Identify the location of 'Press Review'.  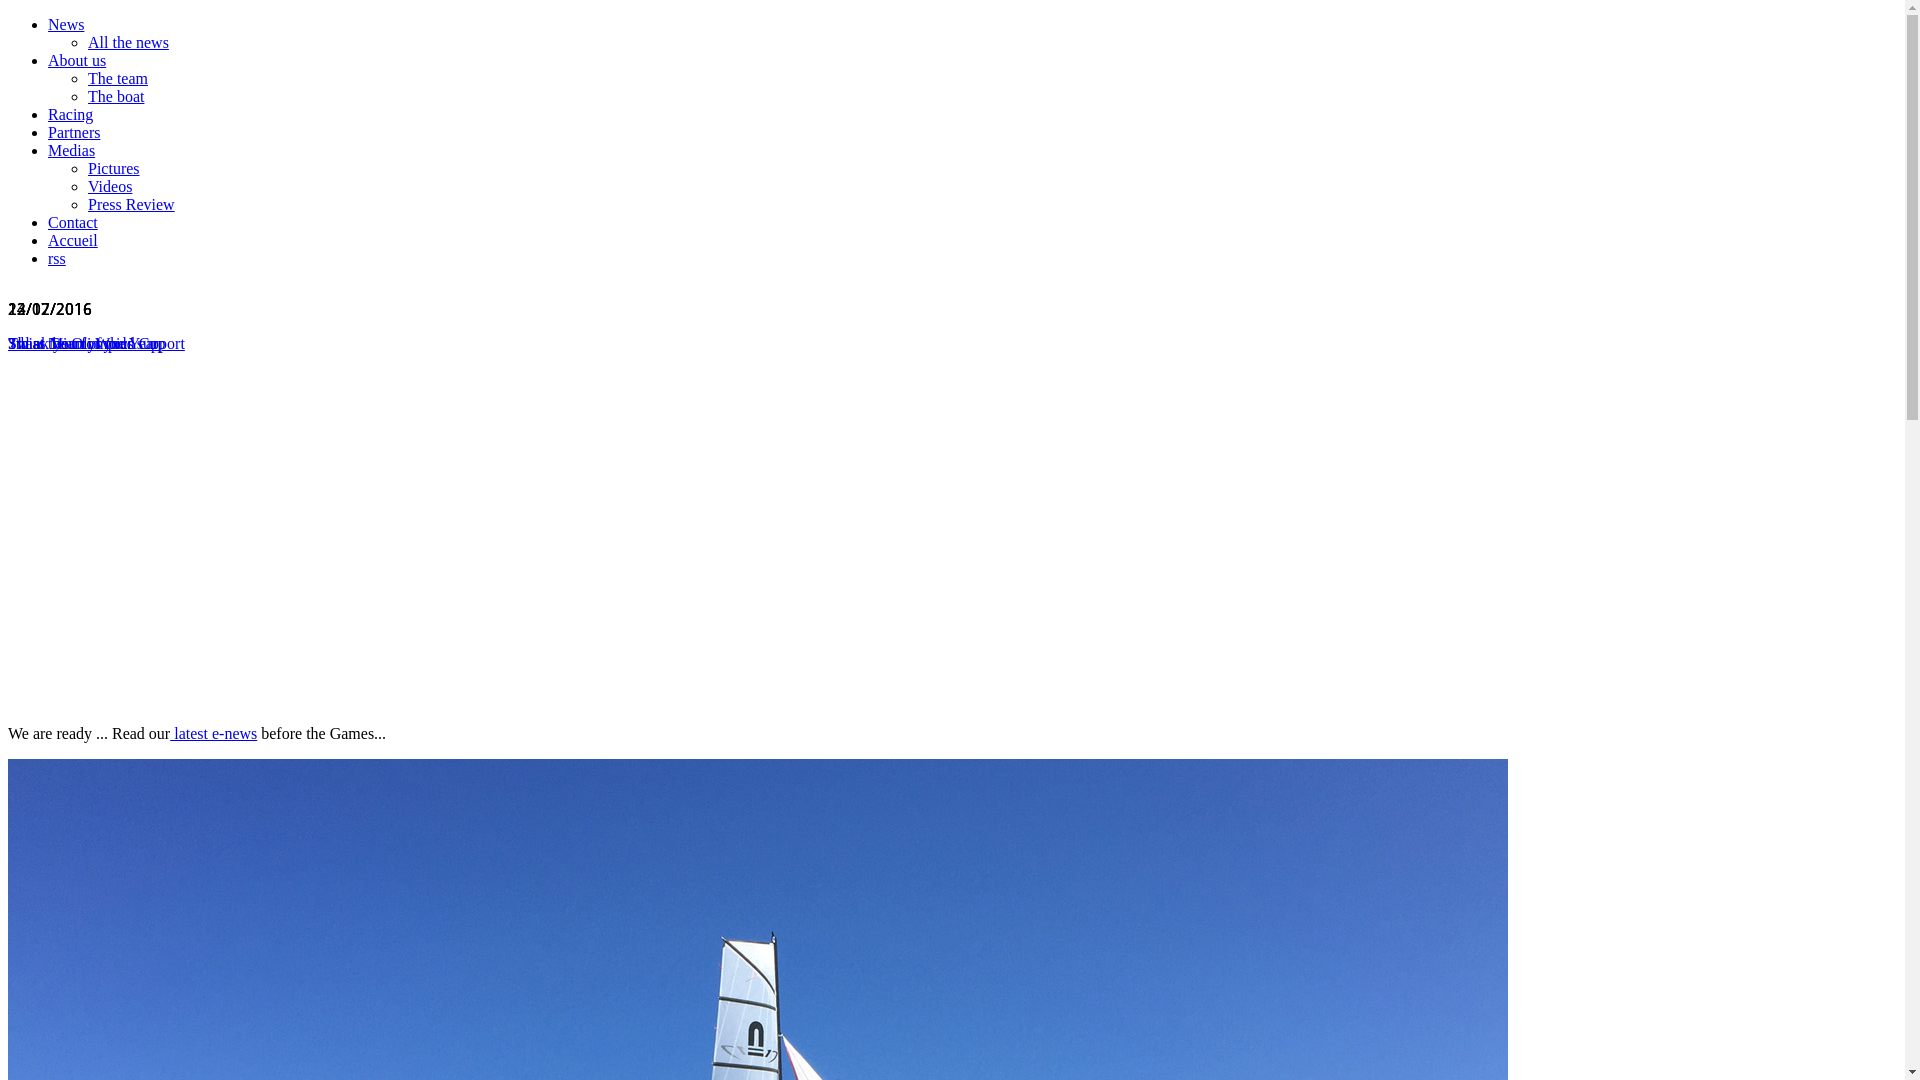
(130, 204).